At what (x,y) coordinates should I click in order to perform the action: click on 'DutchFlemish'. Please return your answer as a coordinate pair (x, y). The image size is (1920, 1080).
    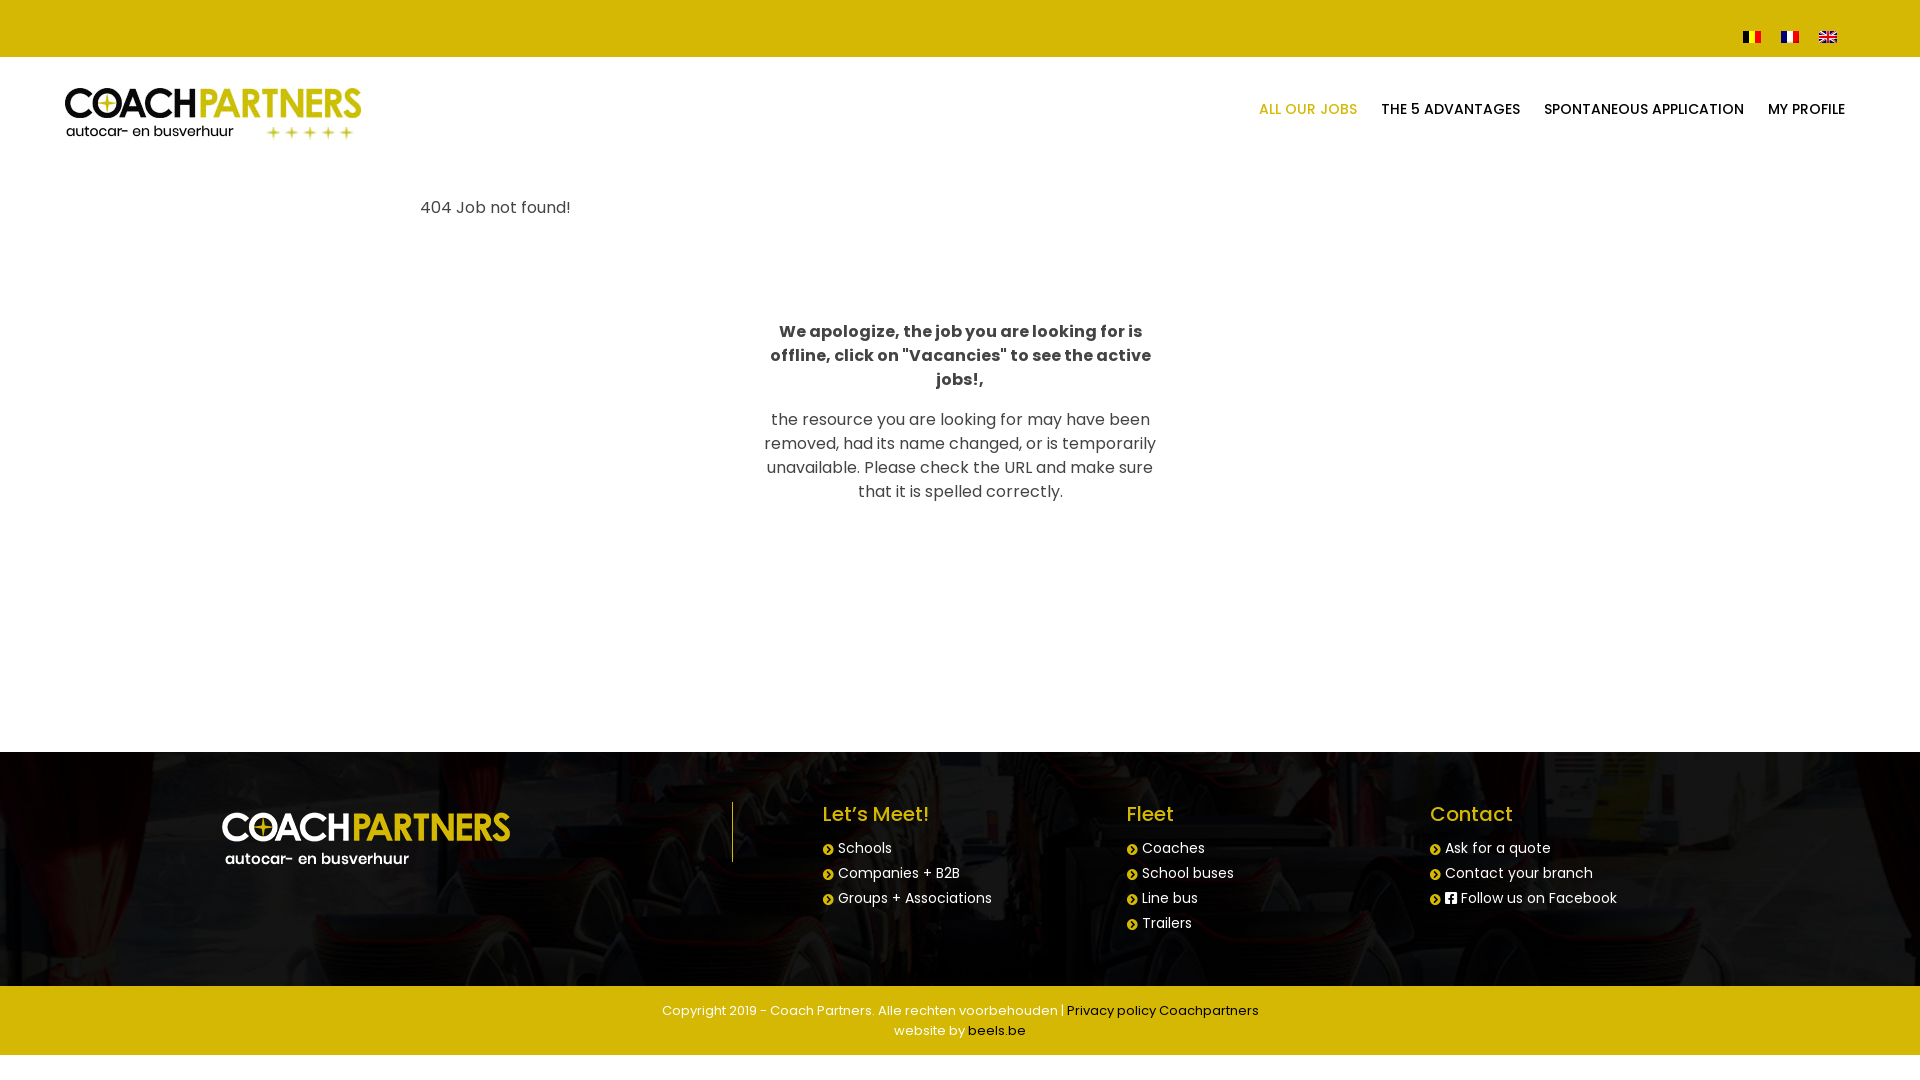
    Looking at the image, I should click on (1751, 35).